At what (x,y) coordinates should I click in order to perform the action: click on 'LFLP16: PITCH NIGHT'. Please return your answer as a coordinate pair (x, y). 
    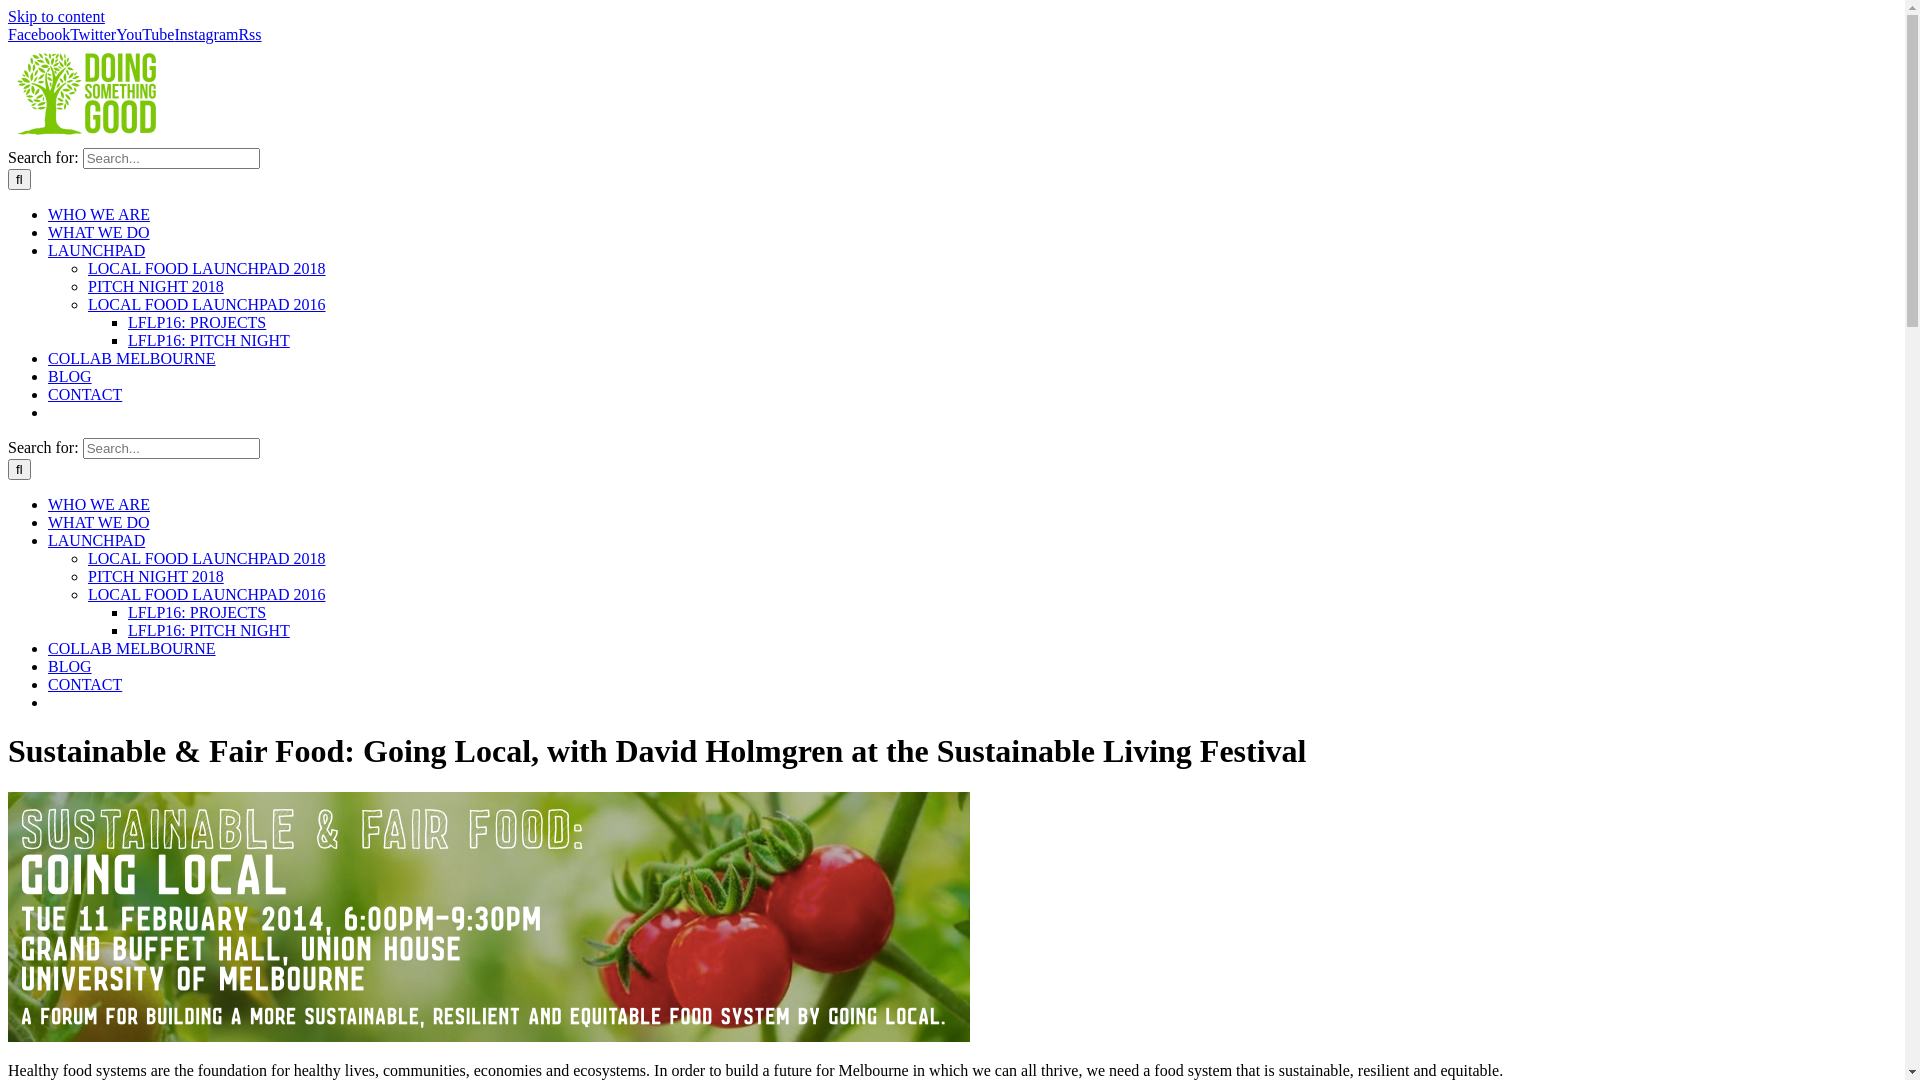
    Looking at the image, I should click on (209, 339).